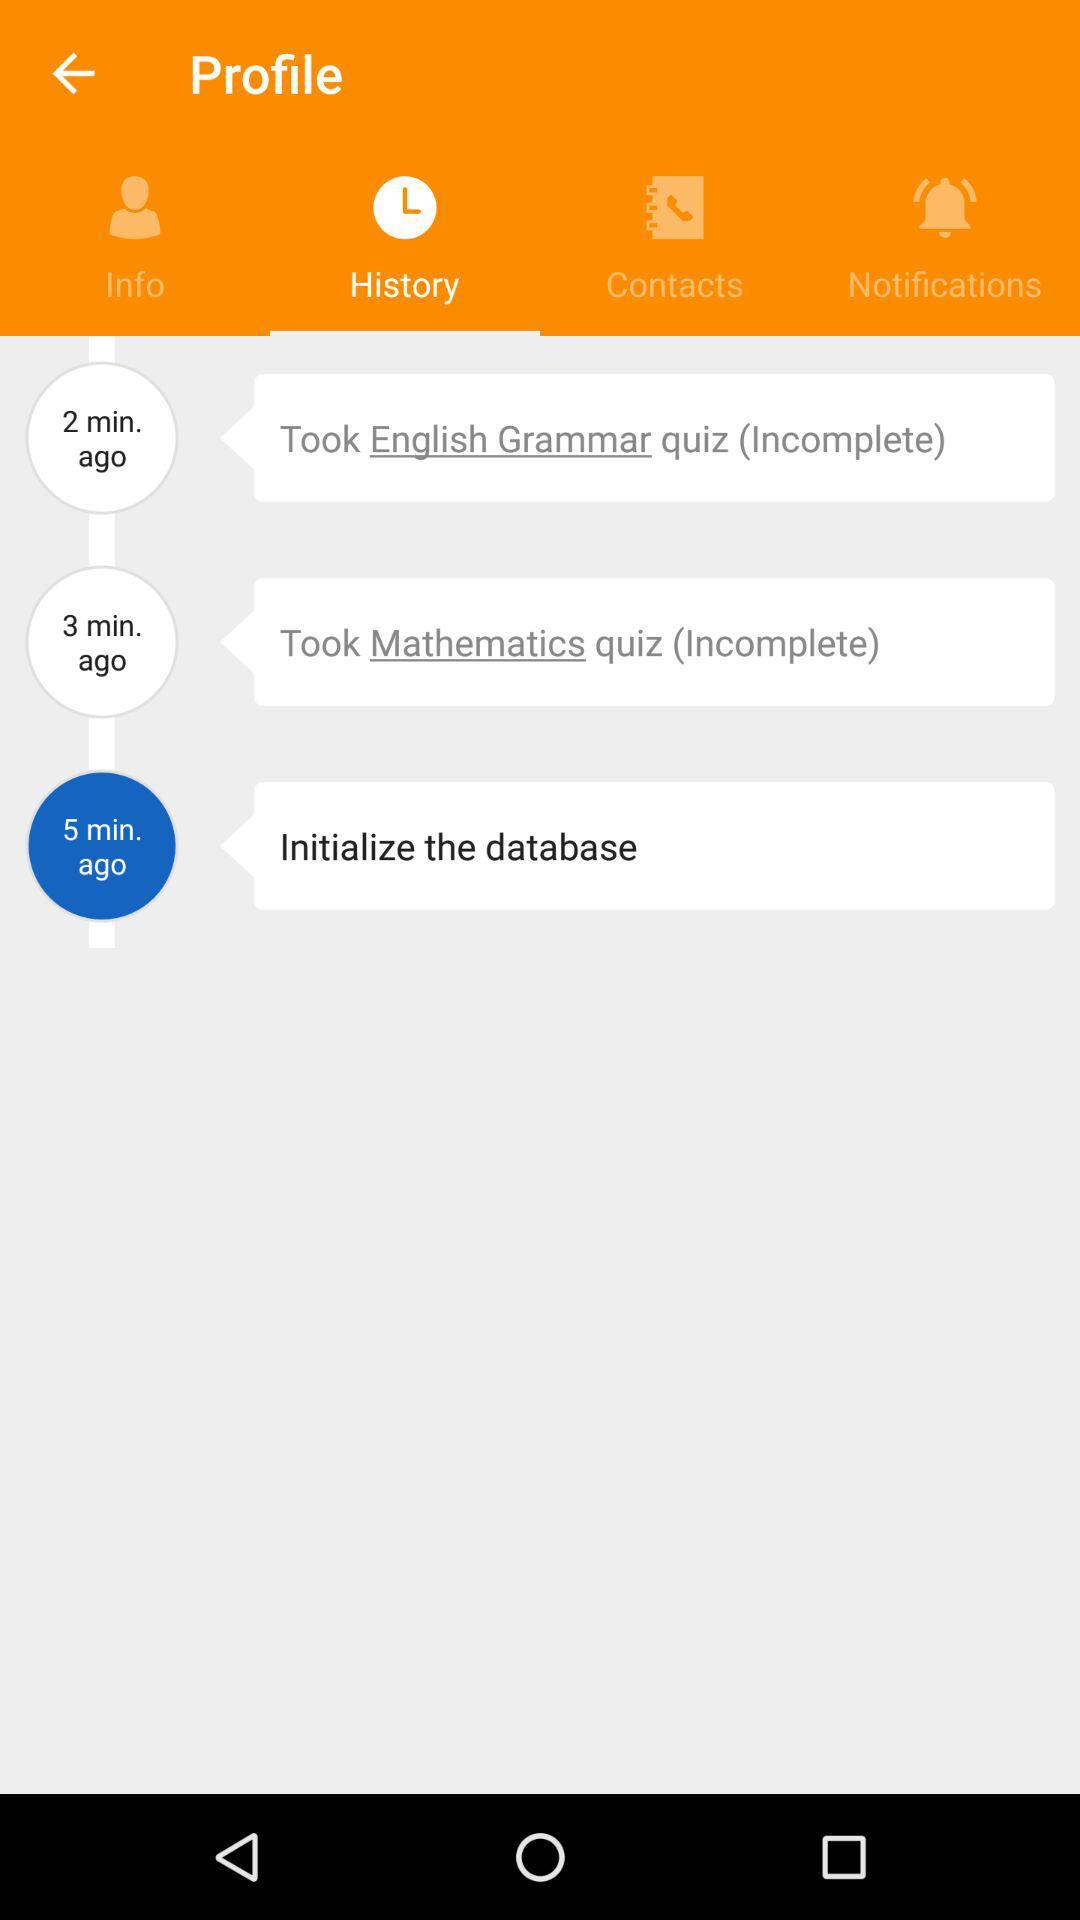 The height and width of the screenshot is (1920, 1080). Describe the element at coordinates (222, 642) in the screenshot. I see `app next to the 3 min. ago item` at that location.